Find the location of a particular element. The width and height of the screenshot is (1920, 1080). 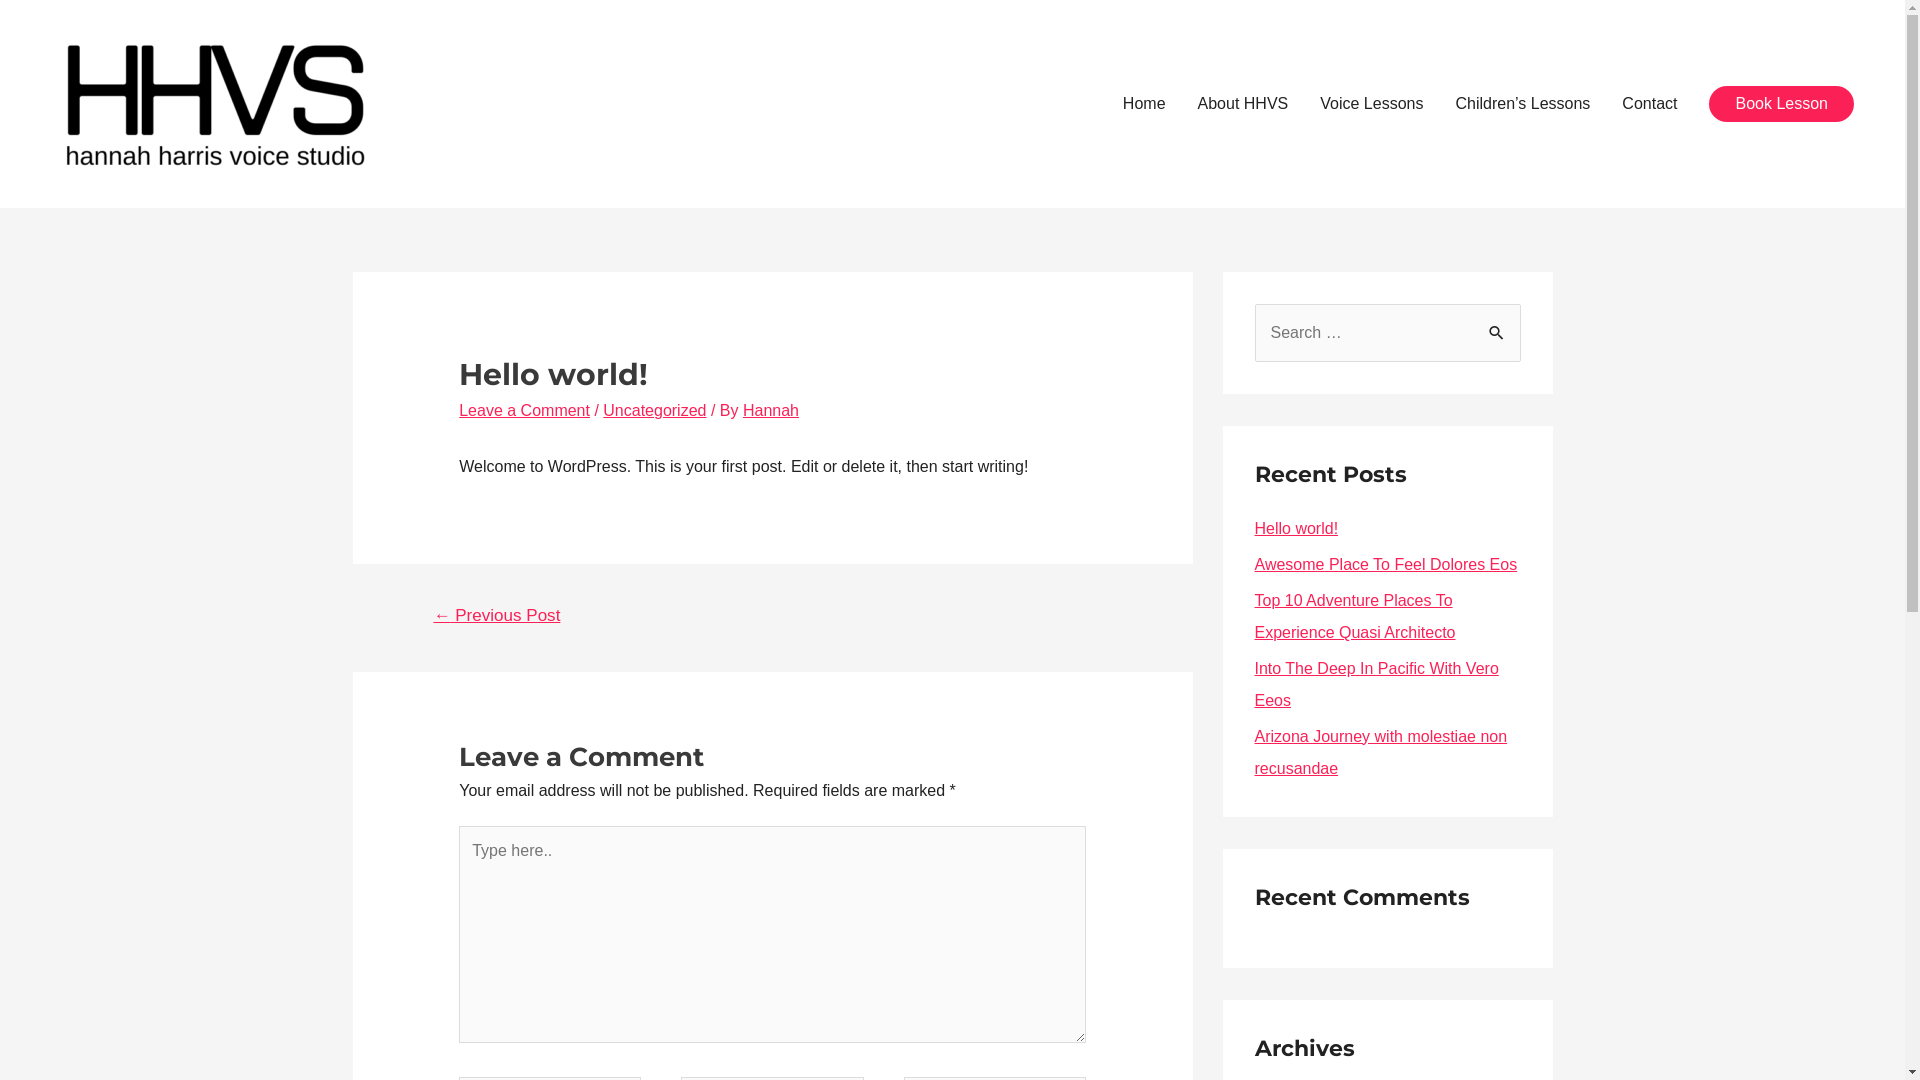

'Contact' is located at coordinates (1649, 104).